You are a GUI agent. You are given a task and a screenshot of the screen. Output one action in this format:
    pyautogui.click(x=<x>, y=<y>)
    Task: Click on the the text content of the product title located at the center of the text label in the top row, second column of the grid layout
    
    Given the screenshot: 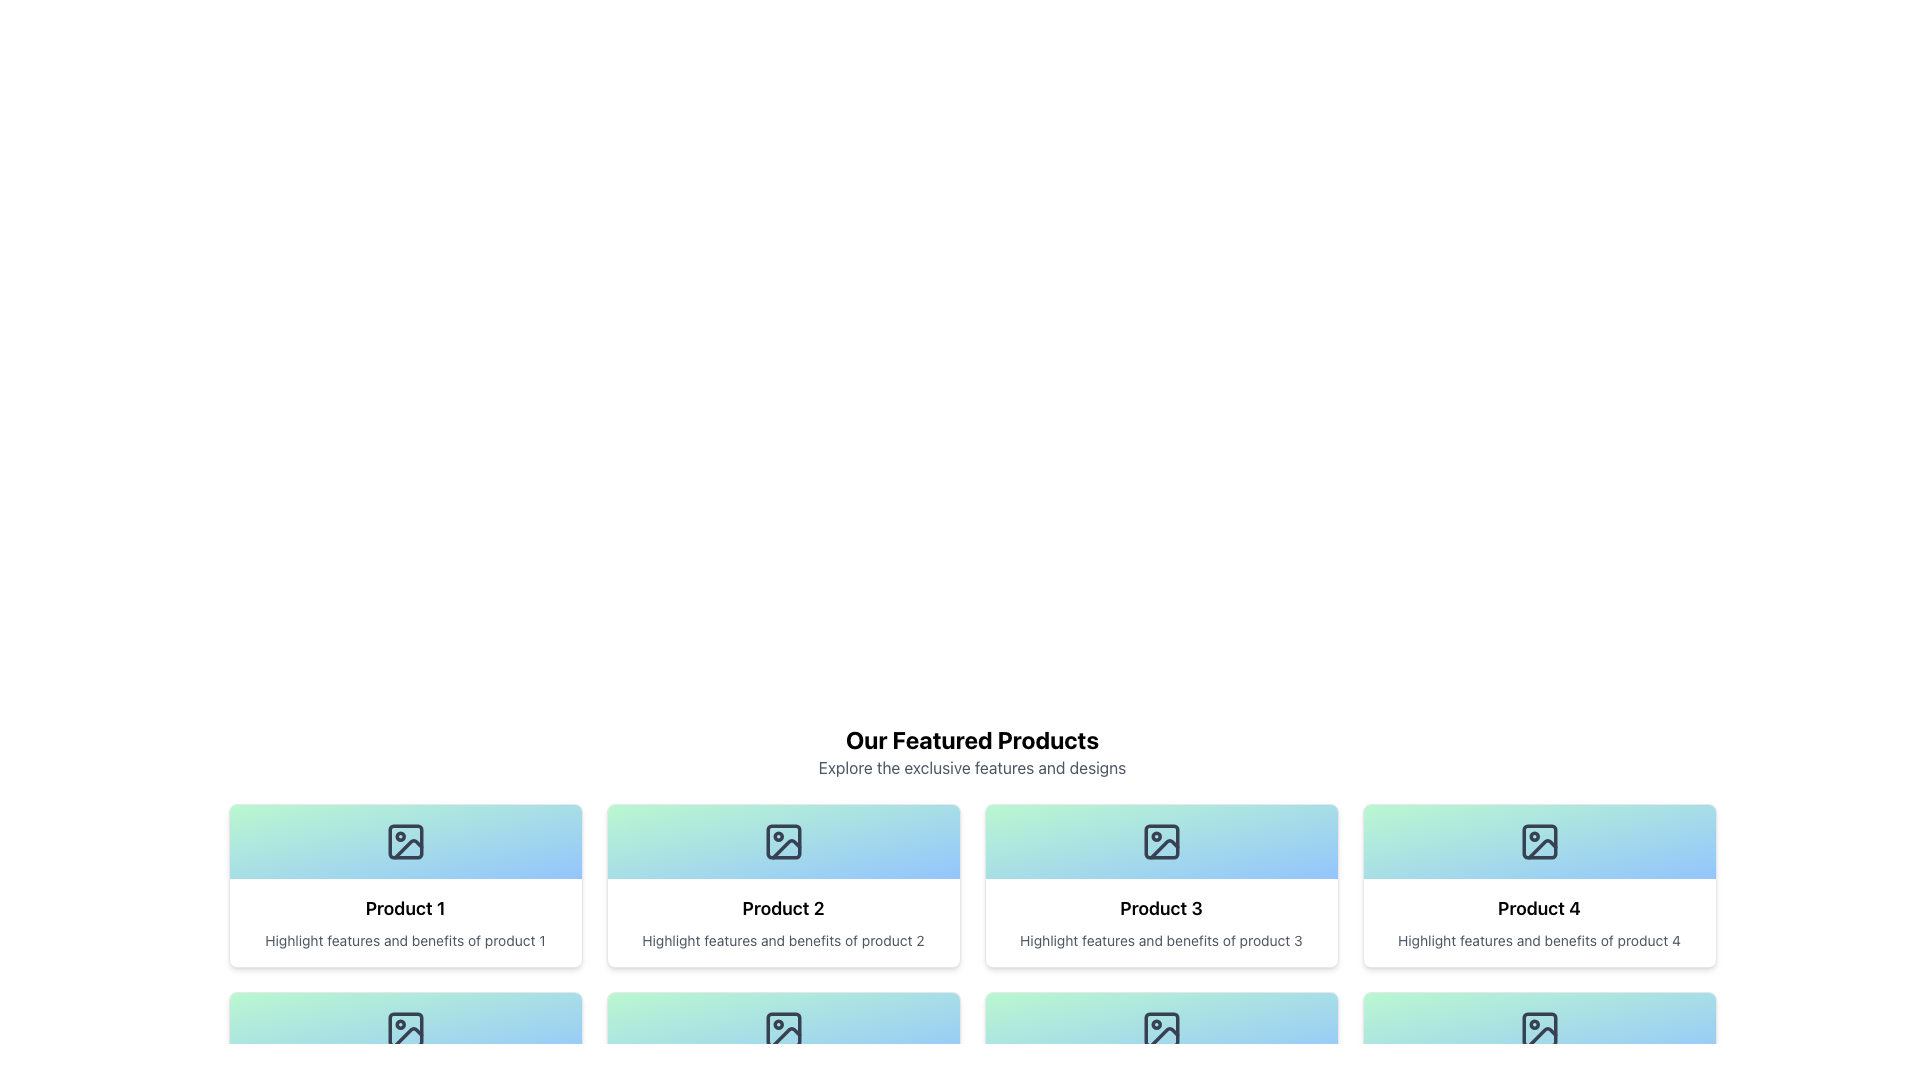 What is the action you would take?
    pyautogui.click(x=782, y=909)
    